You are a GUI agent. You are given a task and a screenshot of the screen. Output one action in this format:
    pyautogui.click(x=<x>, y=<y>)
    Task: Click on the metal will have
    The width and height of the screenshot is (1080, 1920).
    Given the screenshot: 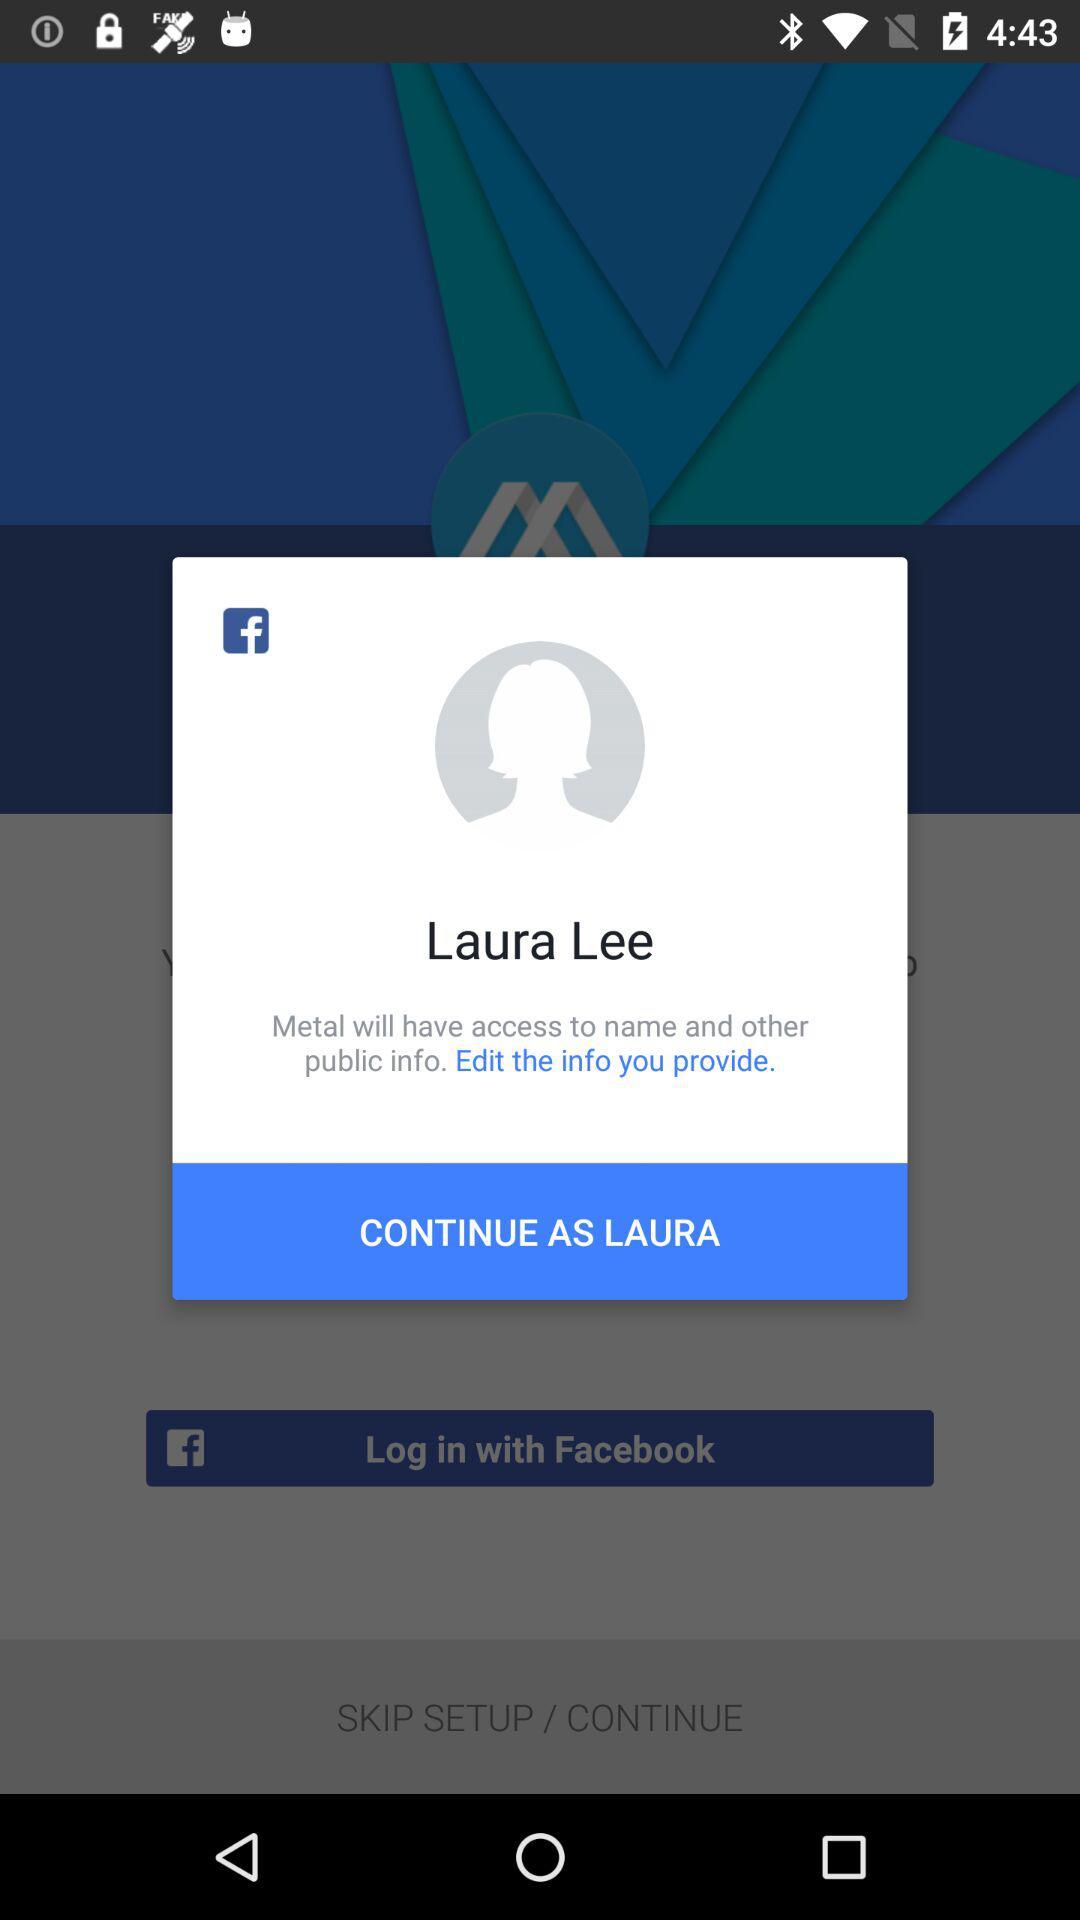 What is the action you would take?
    pyautogui.click(x=540, y=1041)
    